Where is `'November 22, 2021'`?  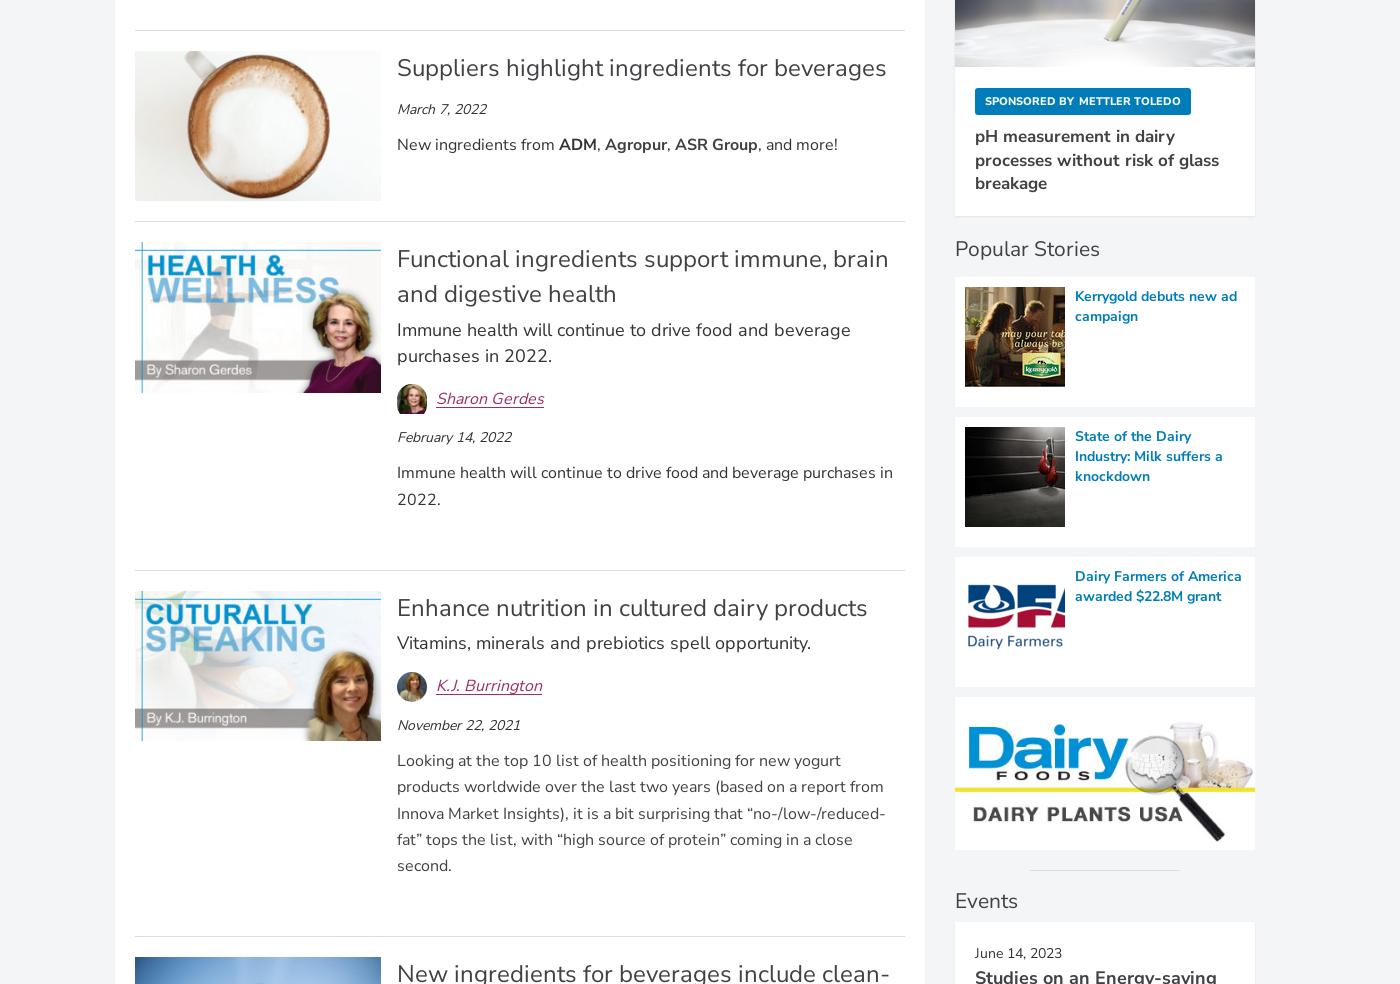 'November 22, 2021' is located at coordinates (456, 724).